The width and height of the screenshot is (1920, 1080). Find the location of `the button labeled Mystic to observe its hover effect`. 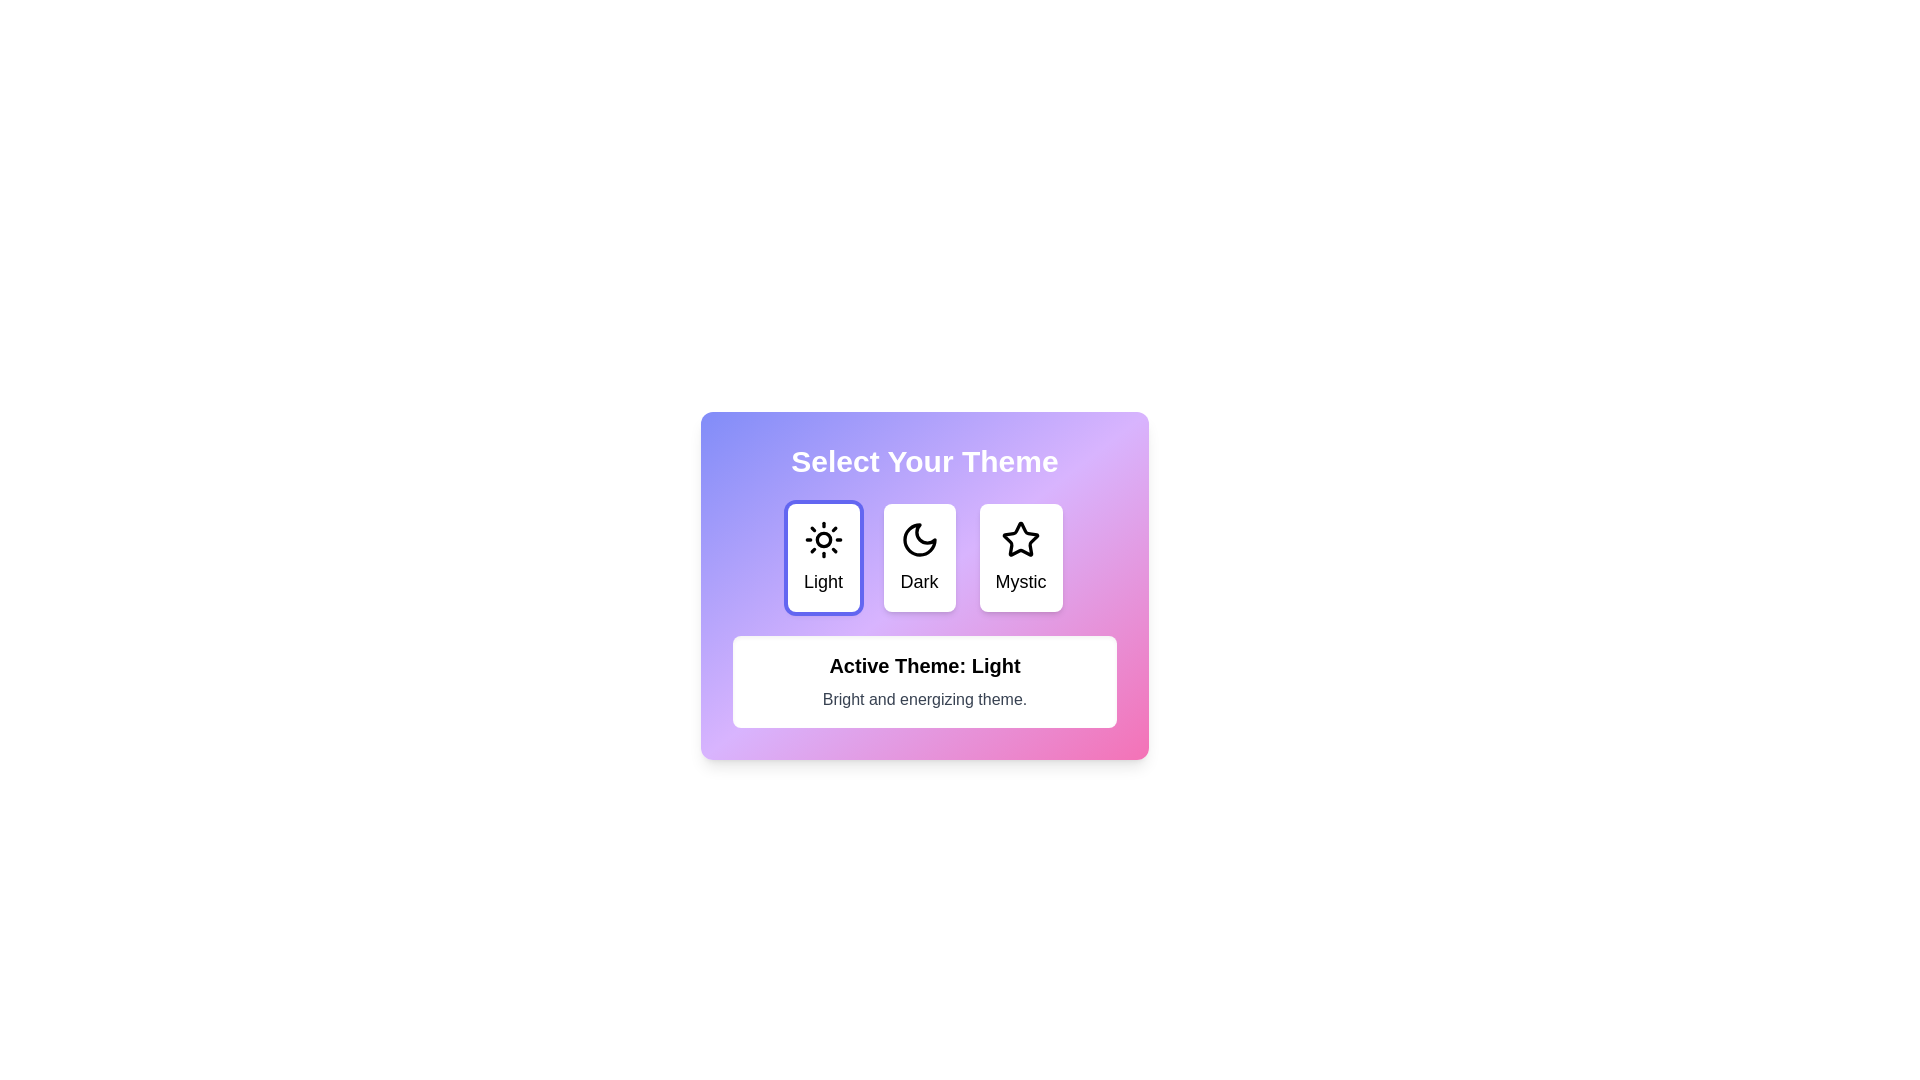

the button labeled Mystic to observe its hover effect is located at coordinates (1021, 558).